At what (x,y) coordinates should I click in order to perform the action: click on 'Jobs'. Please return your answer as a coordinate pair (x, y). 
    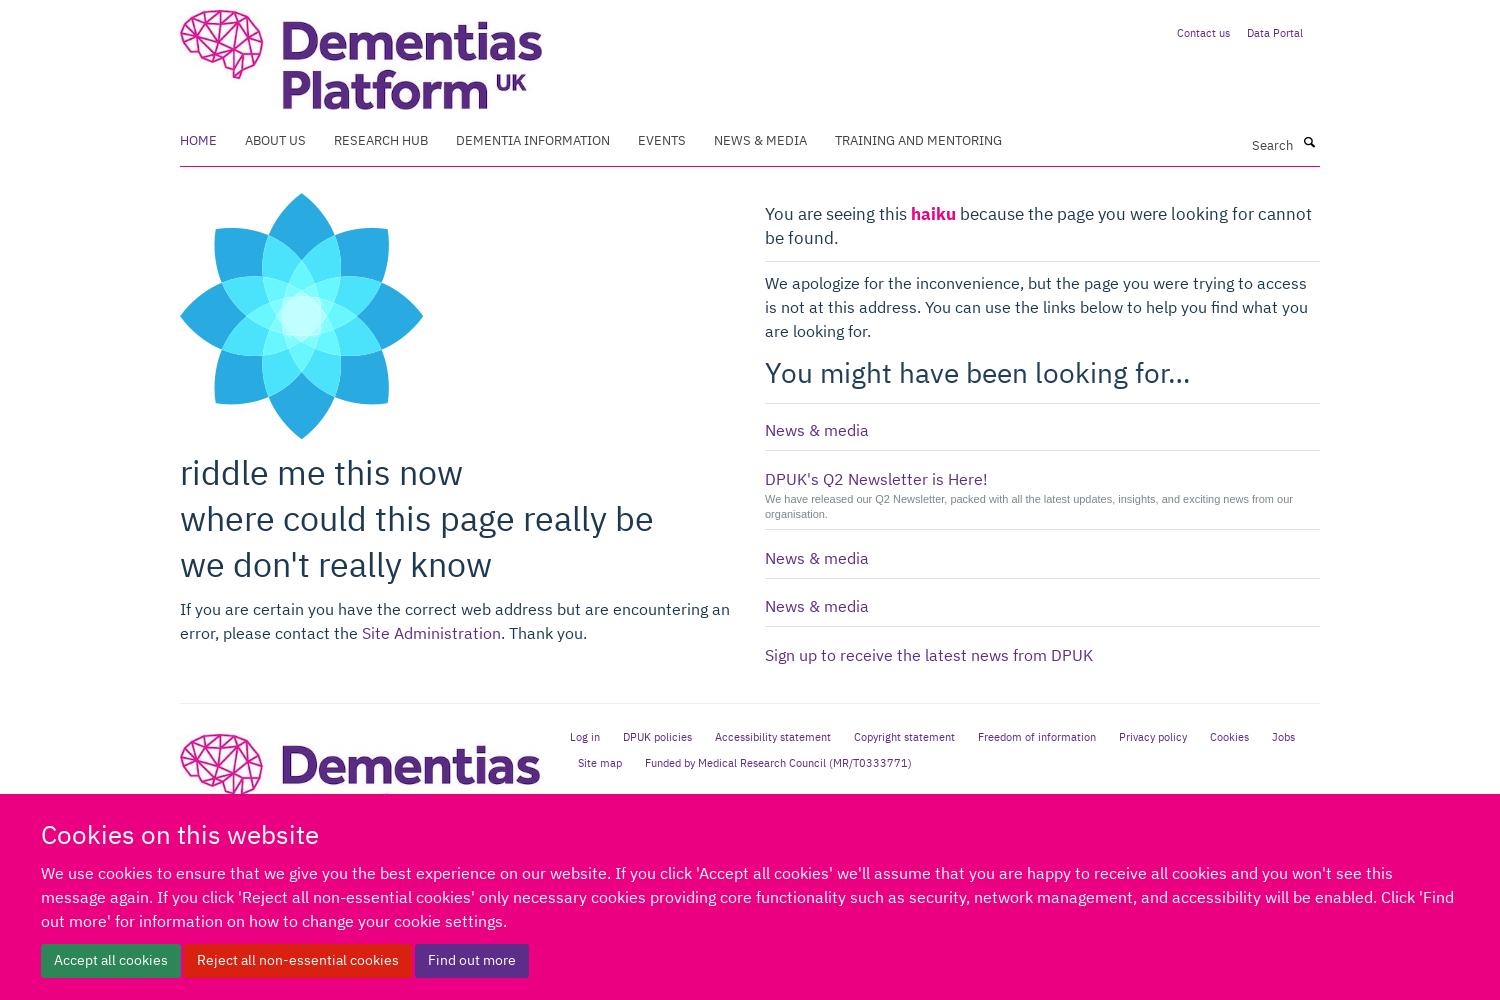
    Looking at the image, I should click on (1270, 736).